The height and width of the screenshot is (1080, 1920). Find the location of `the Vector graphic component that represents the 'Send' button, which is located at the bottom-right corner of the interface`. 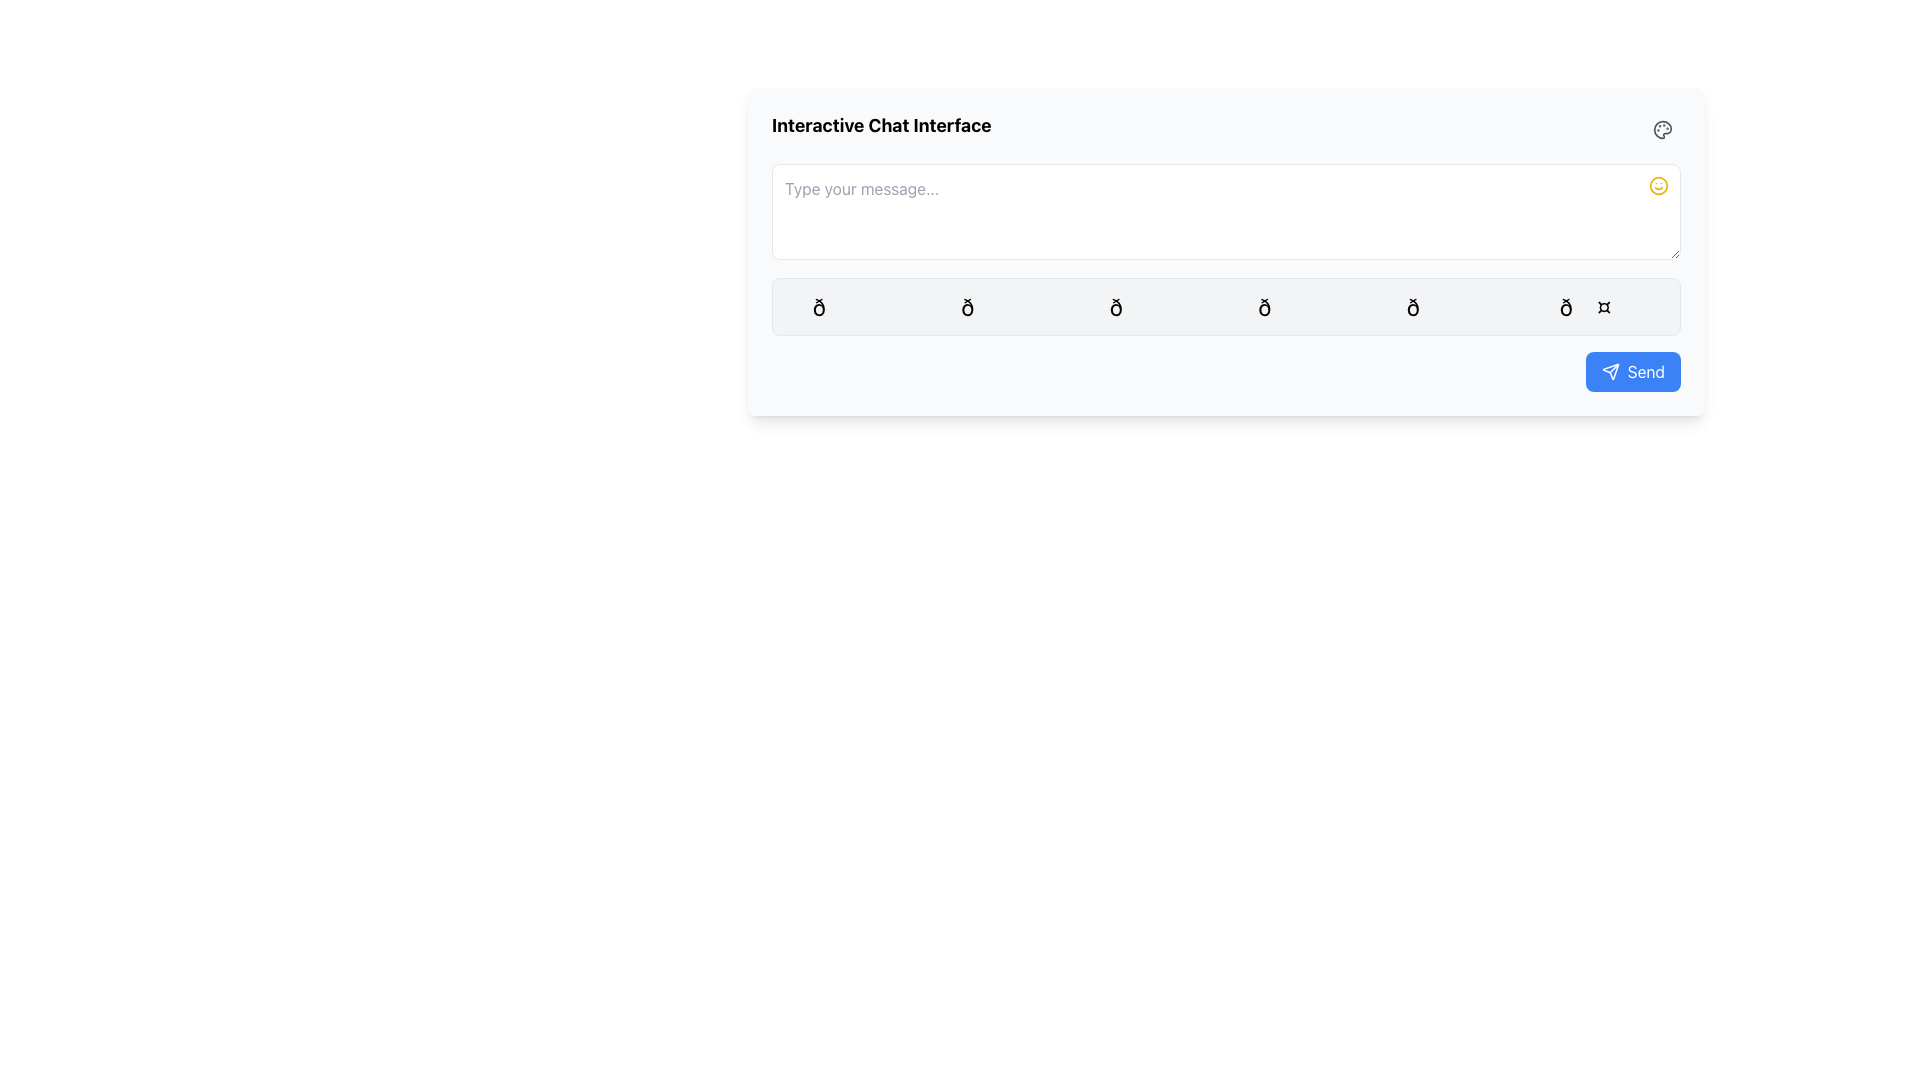

the Vector graphic component that represents the 'Send' button, which is located at the bottom-right corner of the interface is located at coordinates (1609, 370).